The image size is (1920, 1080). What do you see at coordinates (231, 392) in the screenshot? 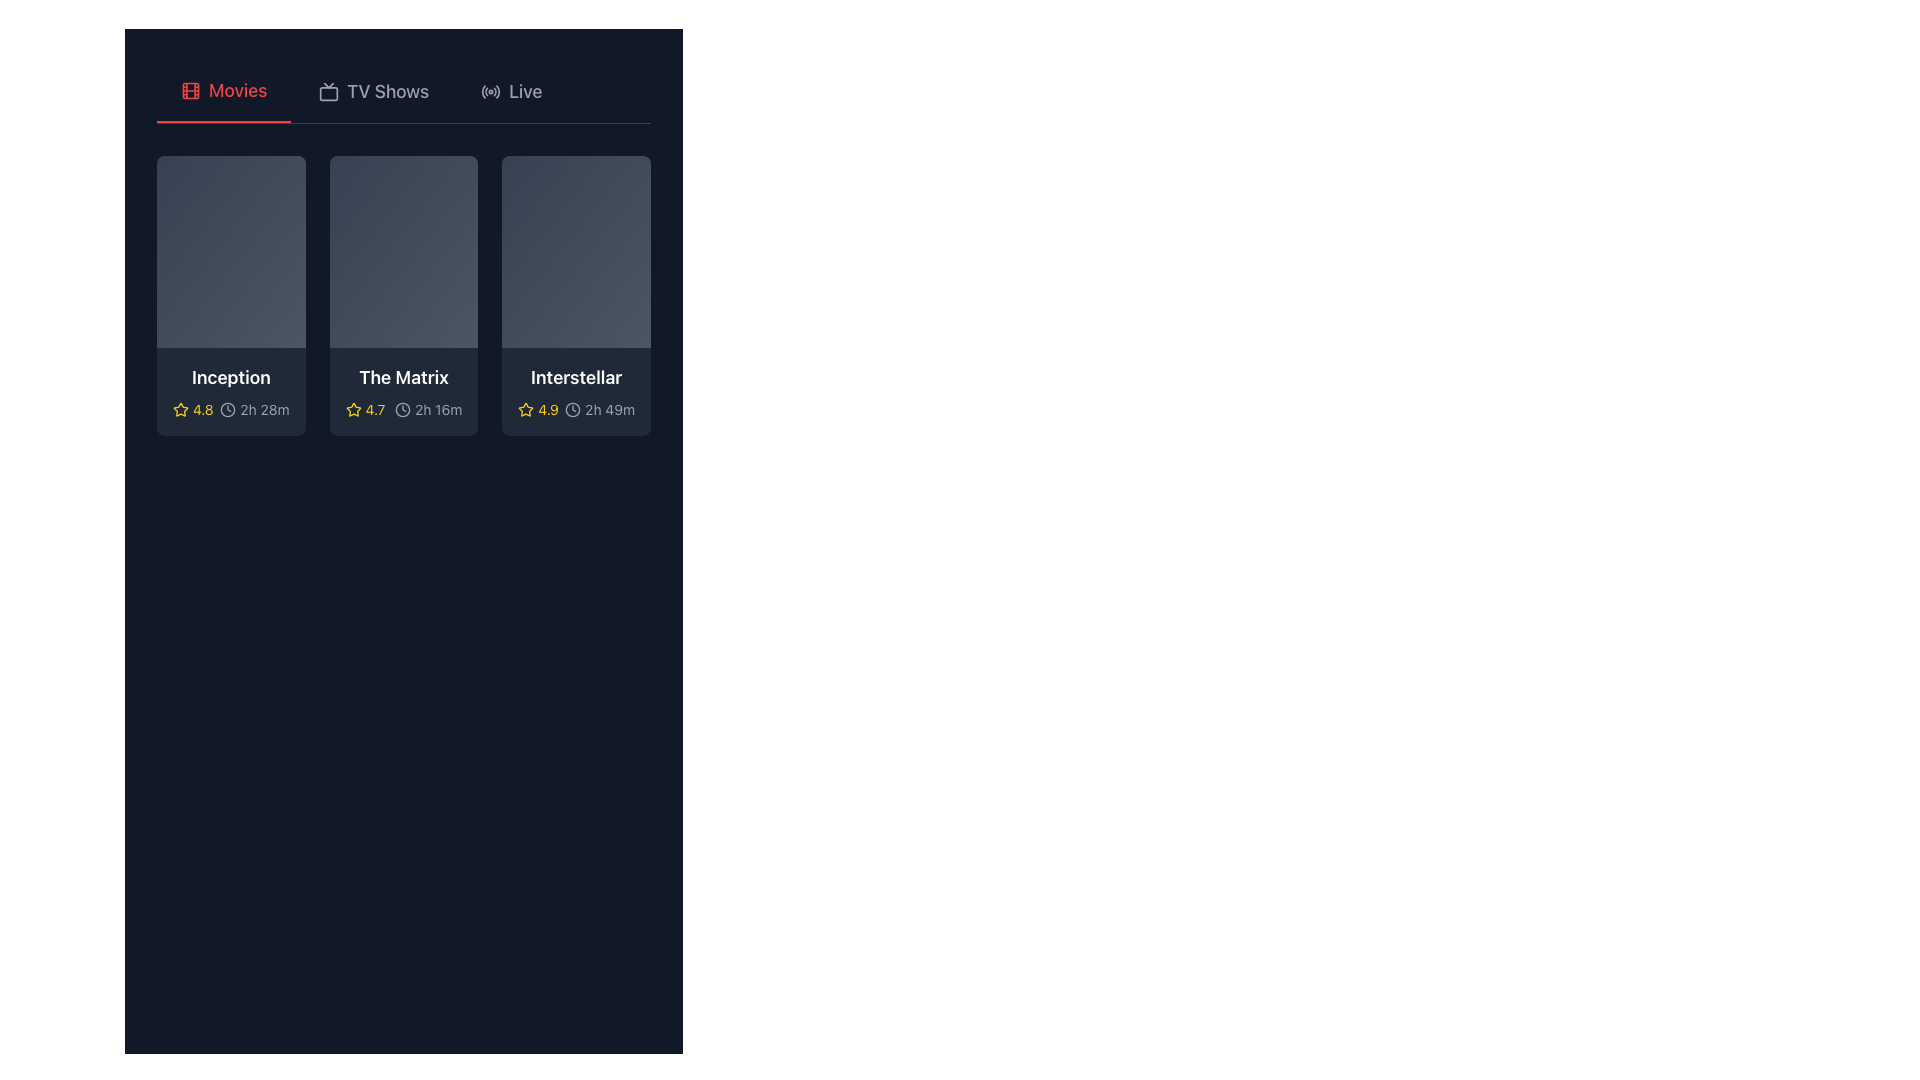
I see `the first Info Card displaying movie information in the lower section` at bounding box center [231, 392].